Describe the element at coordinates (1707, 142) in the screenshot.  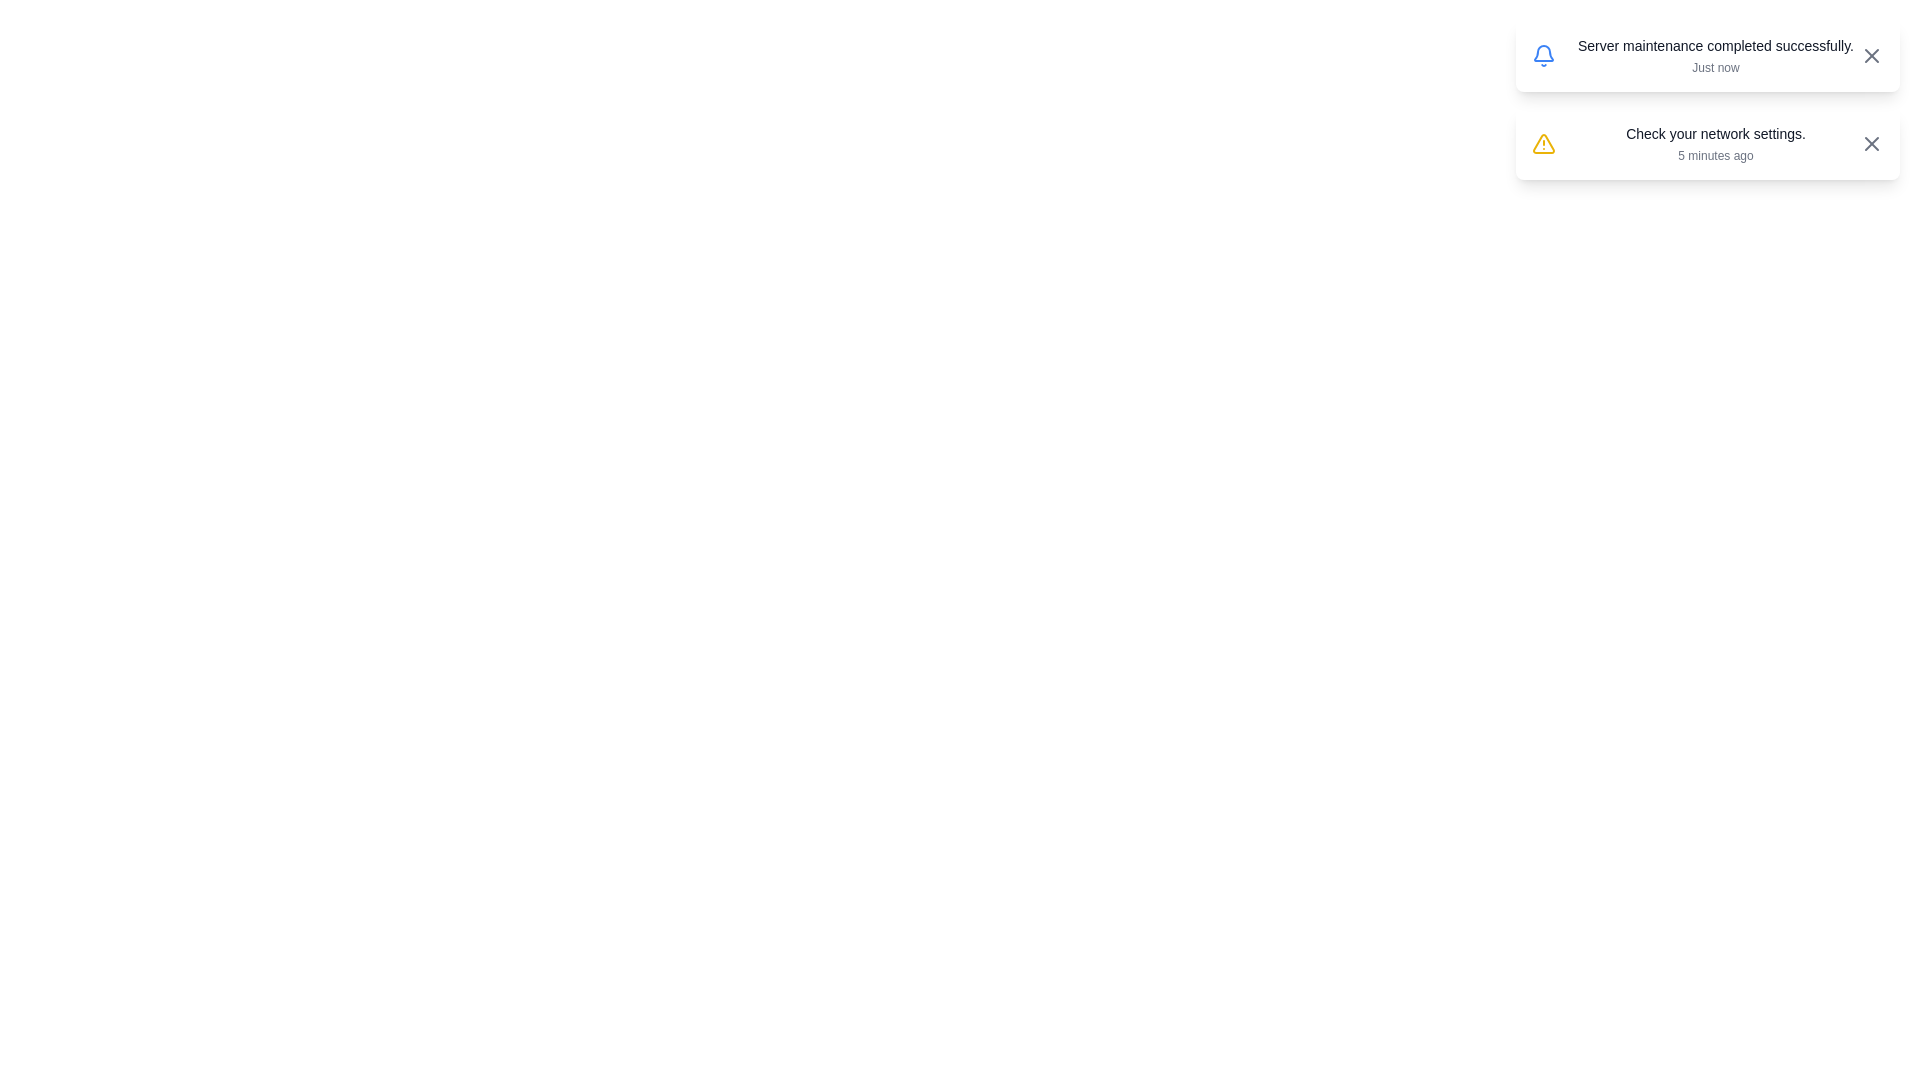
I see `the alert with message 'Check your network settings.'` at that location.